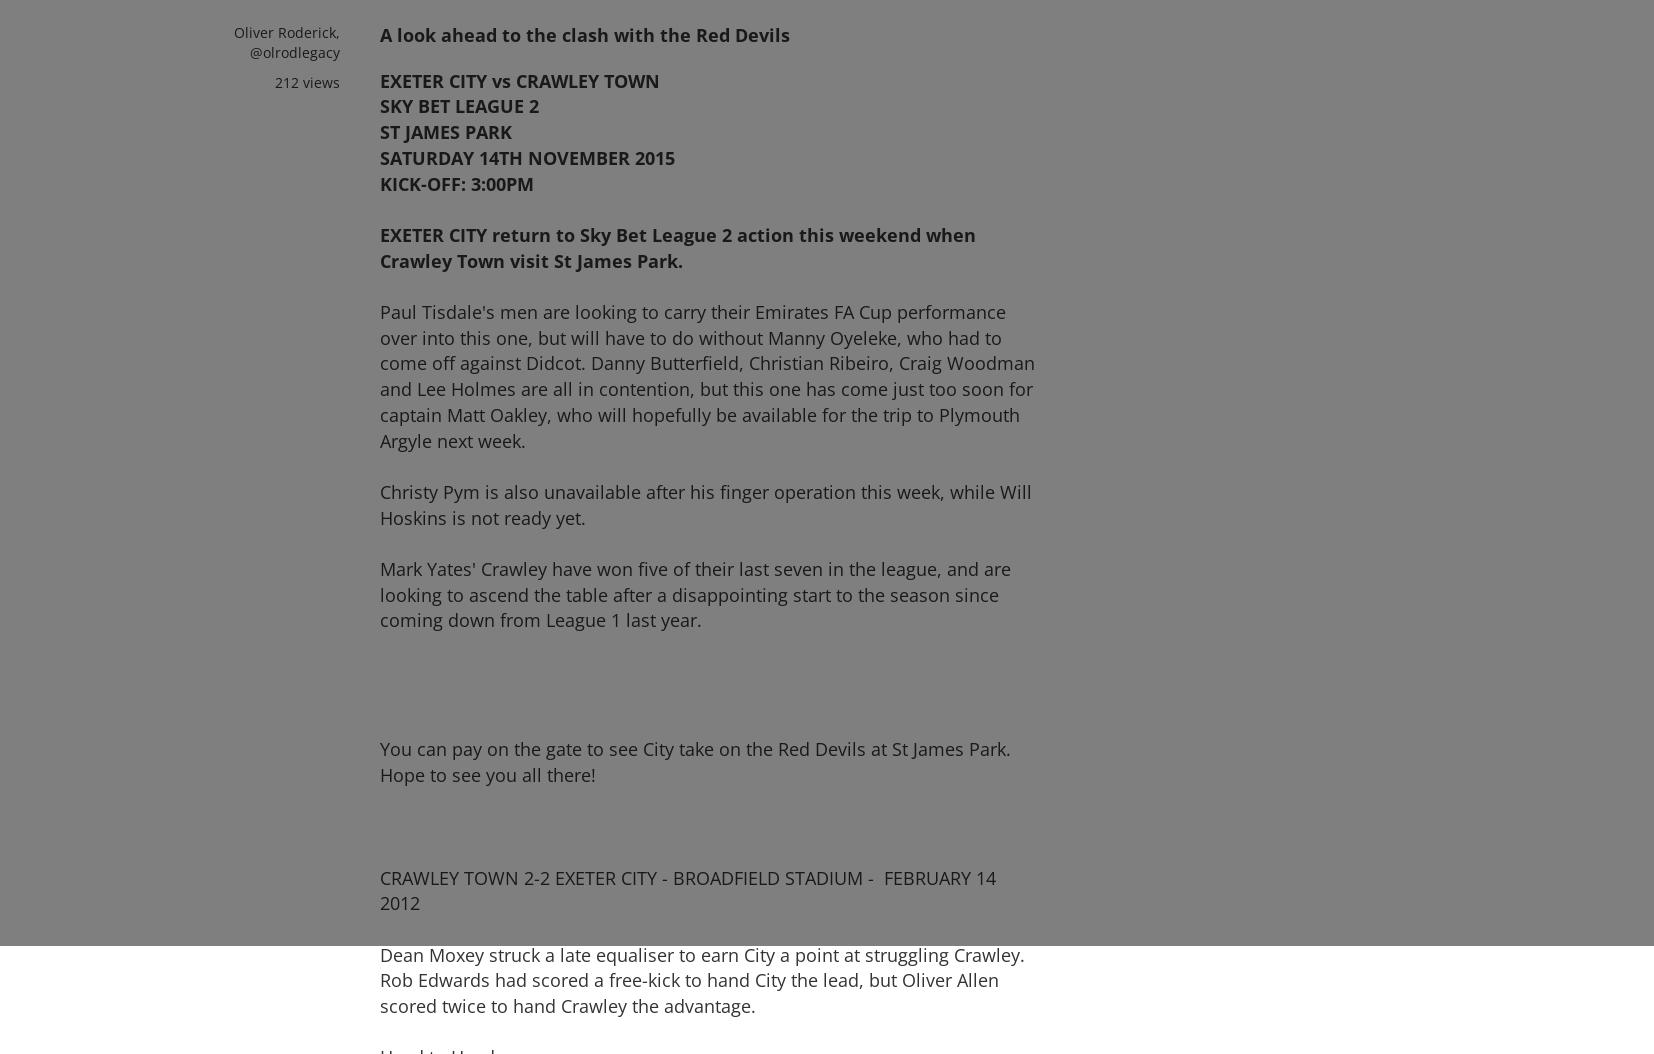  I want to click on 'Paul Tisdale's men are looking to carry their Emirates FA Cup performance over into this one, but will have to do without Manny Oyeleke, who had to come off against Didcot. Danny Butterfield, Christian Ribeiro, Craig Woodman and Lee Holmes are all in contention, but this one has come just too soon for captain Matt Oakley, who will hopefully be available for the trip to Plymouth Argyle next week.', so click(707, 374).